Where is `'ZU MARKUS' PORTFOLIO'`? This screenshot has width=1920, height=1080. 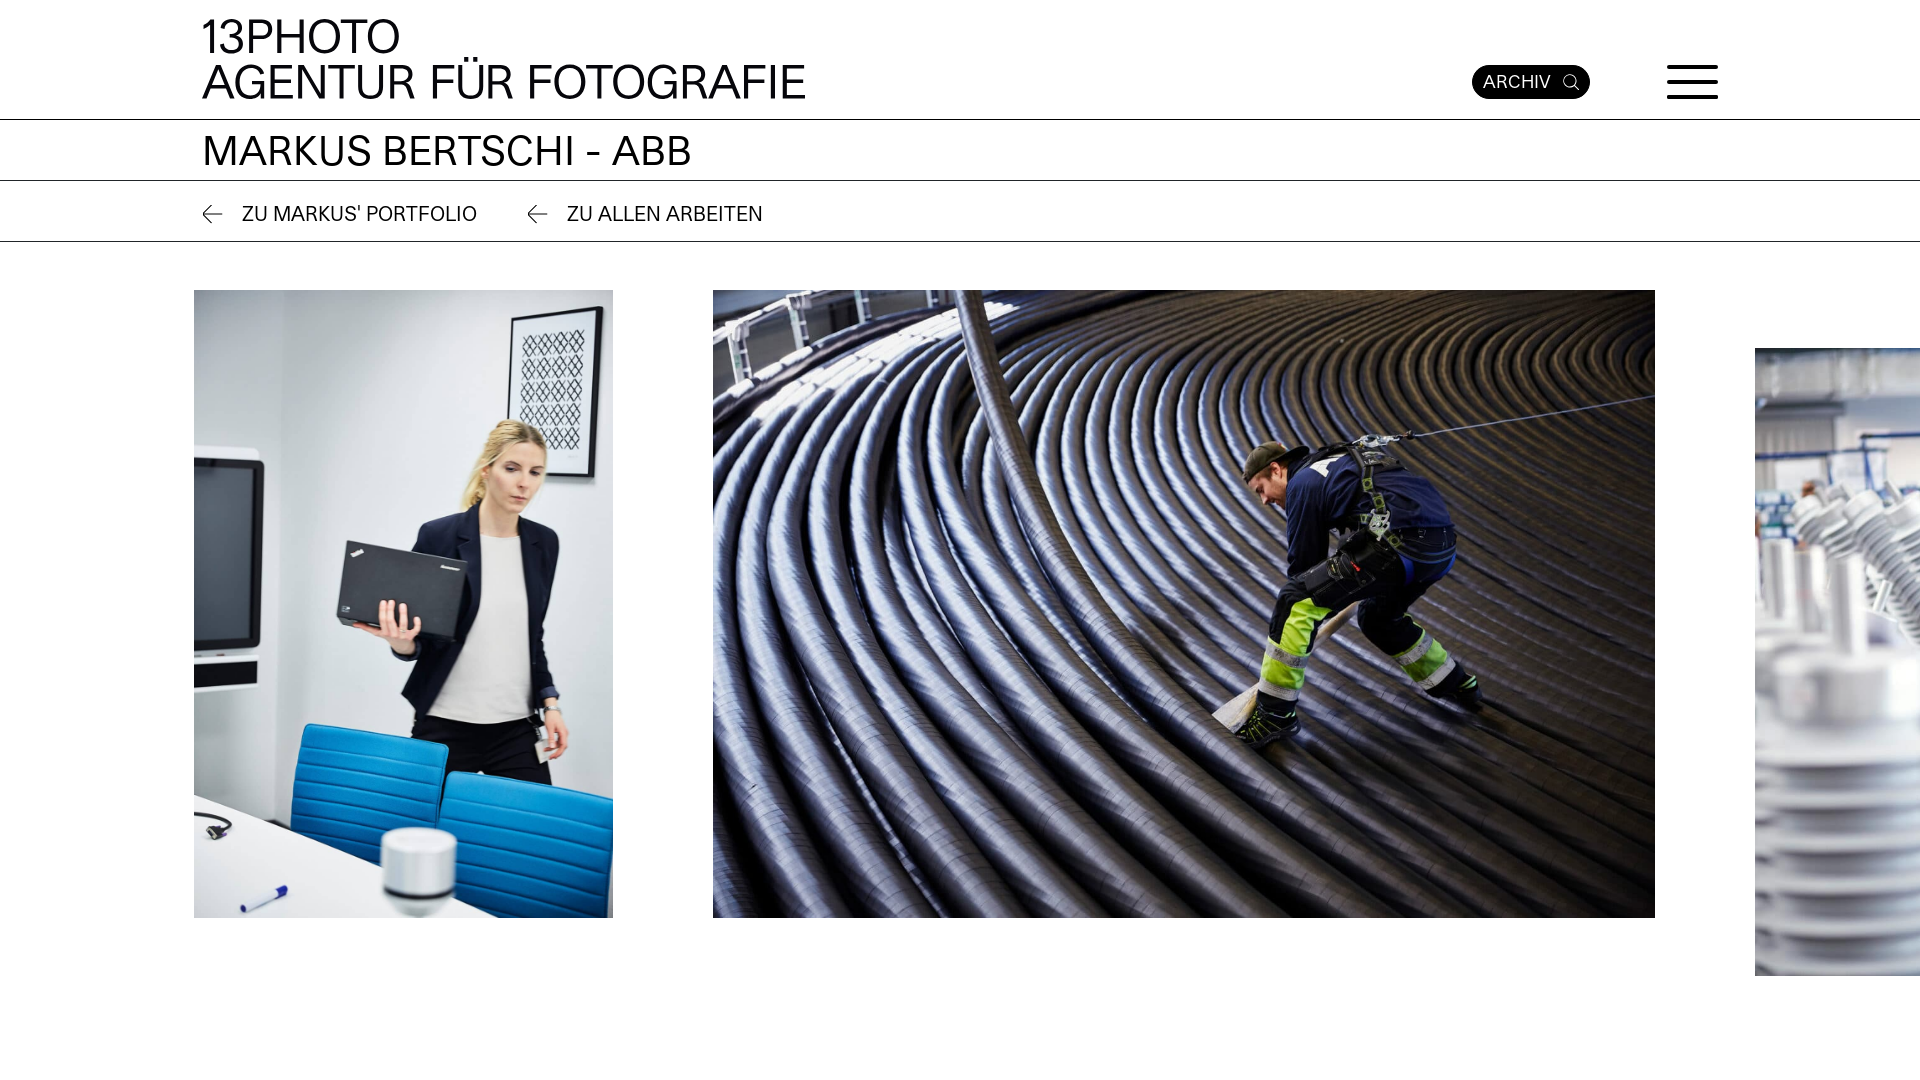
'ZU MARKUS' PORTFOLIO' is located at coordinates (339, 215).